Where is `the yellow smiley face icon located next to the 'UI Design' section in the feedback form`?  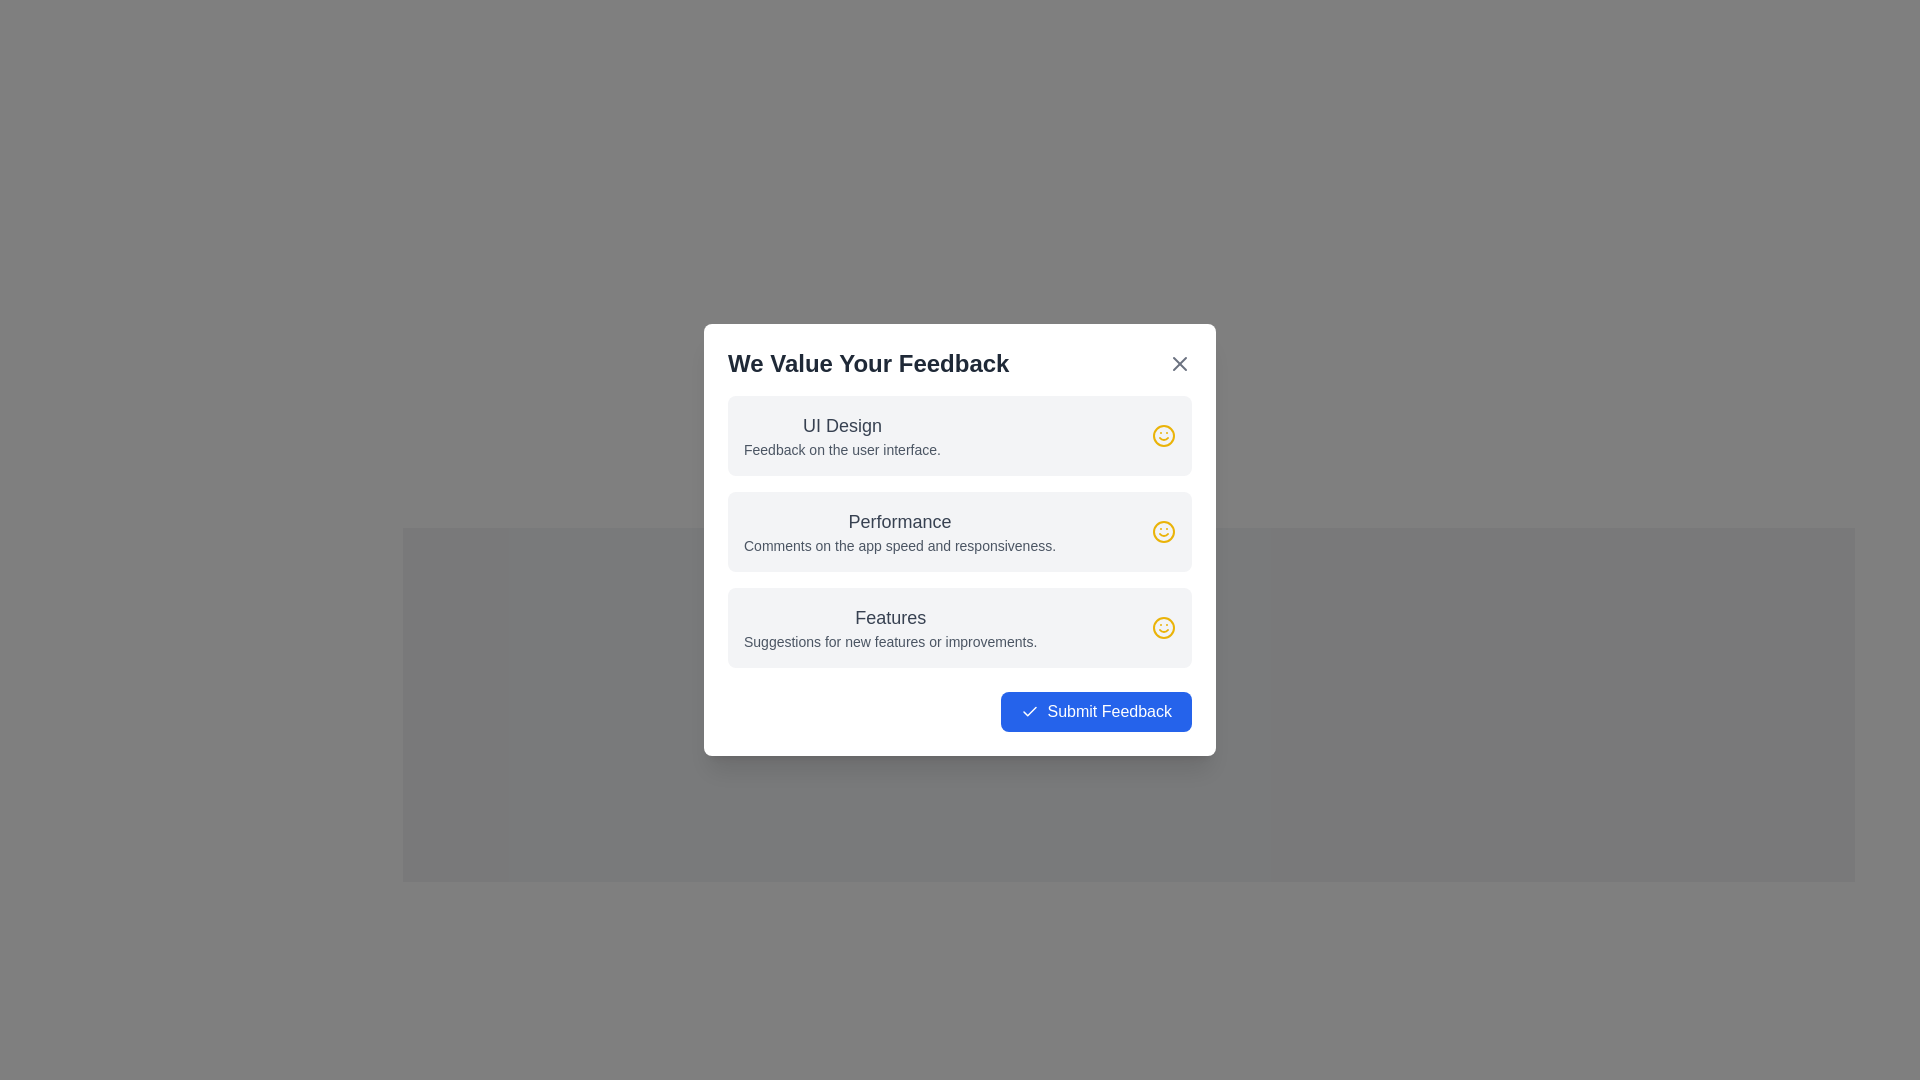
the yellow smiley face icon located next to the 'UI Design' section in the feedback form is located at coordinates (1163, 434).